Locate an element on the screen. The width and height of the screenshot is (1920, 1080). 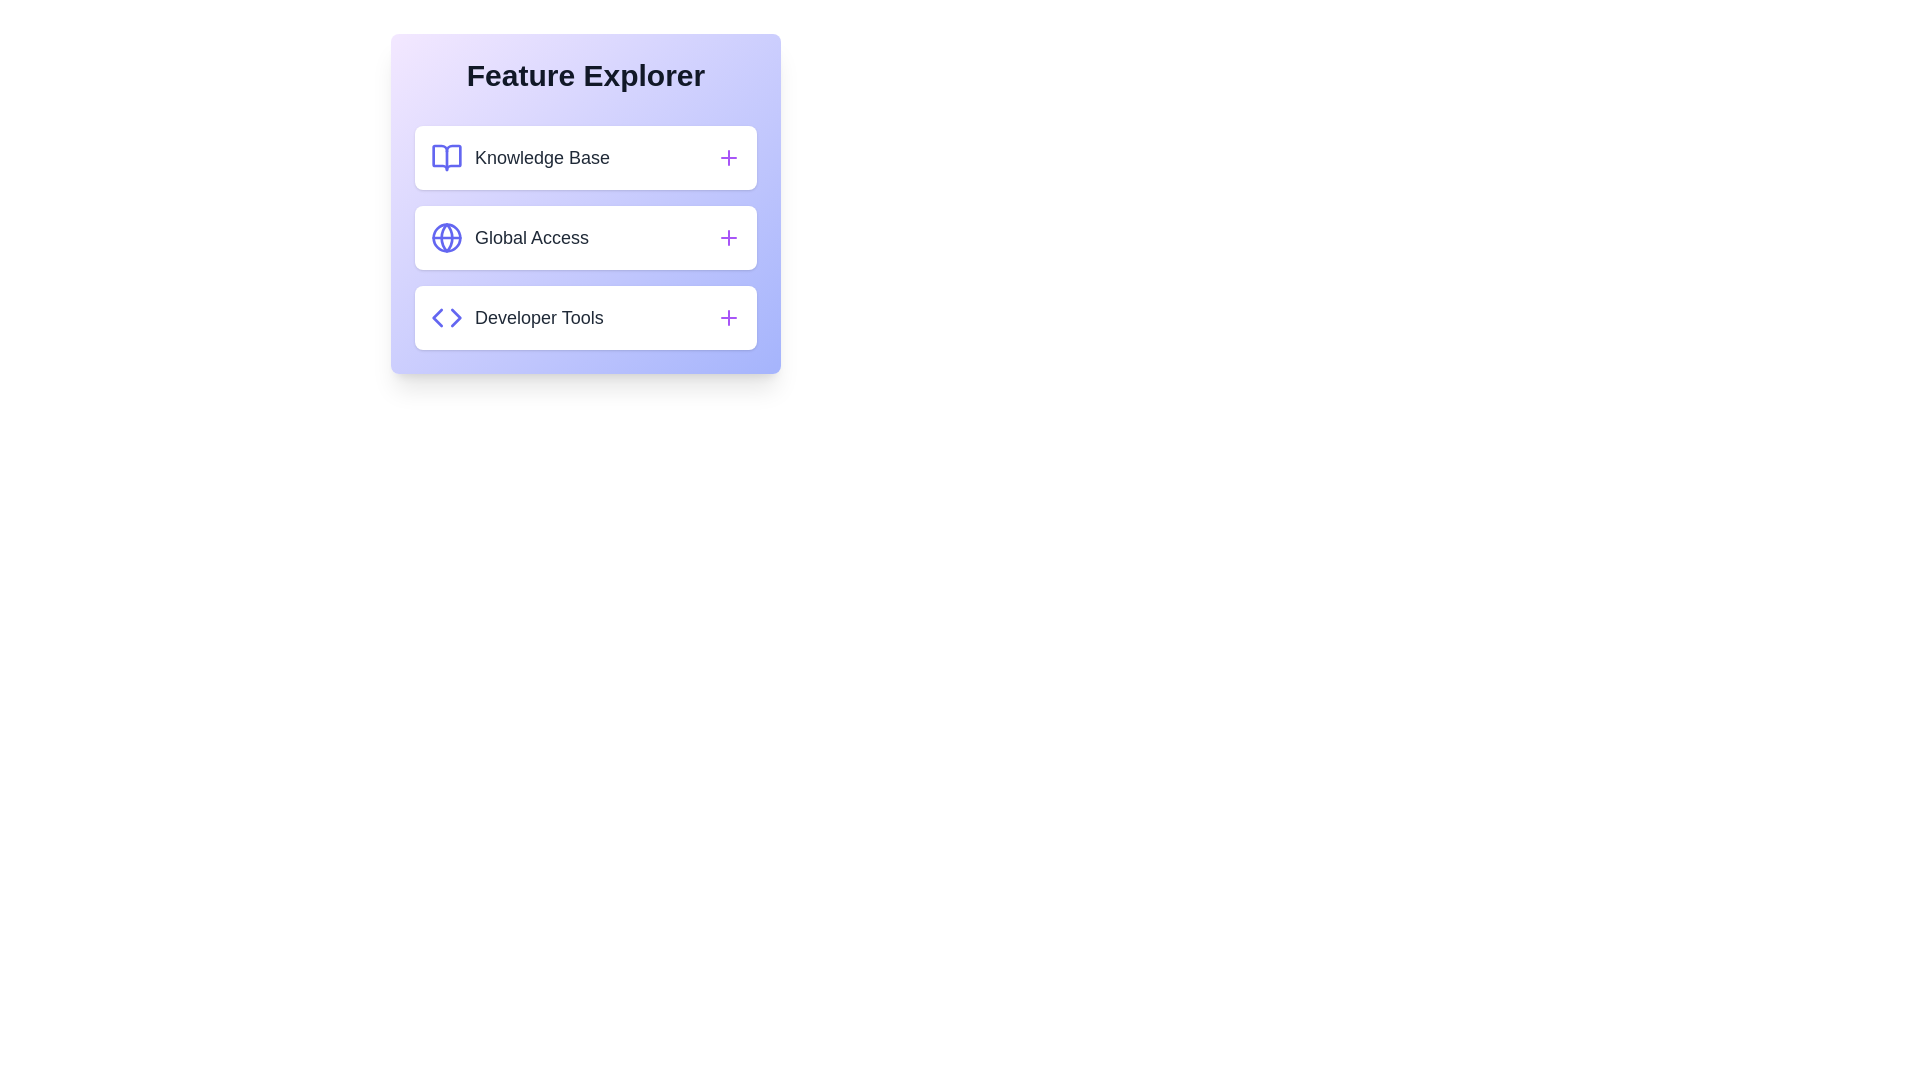
the list item Global Access to observe its hover effect is located at coordinates (584, 237).